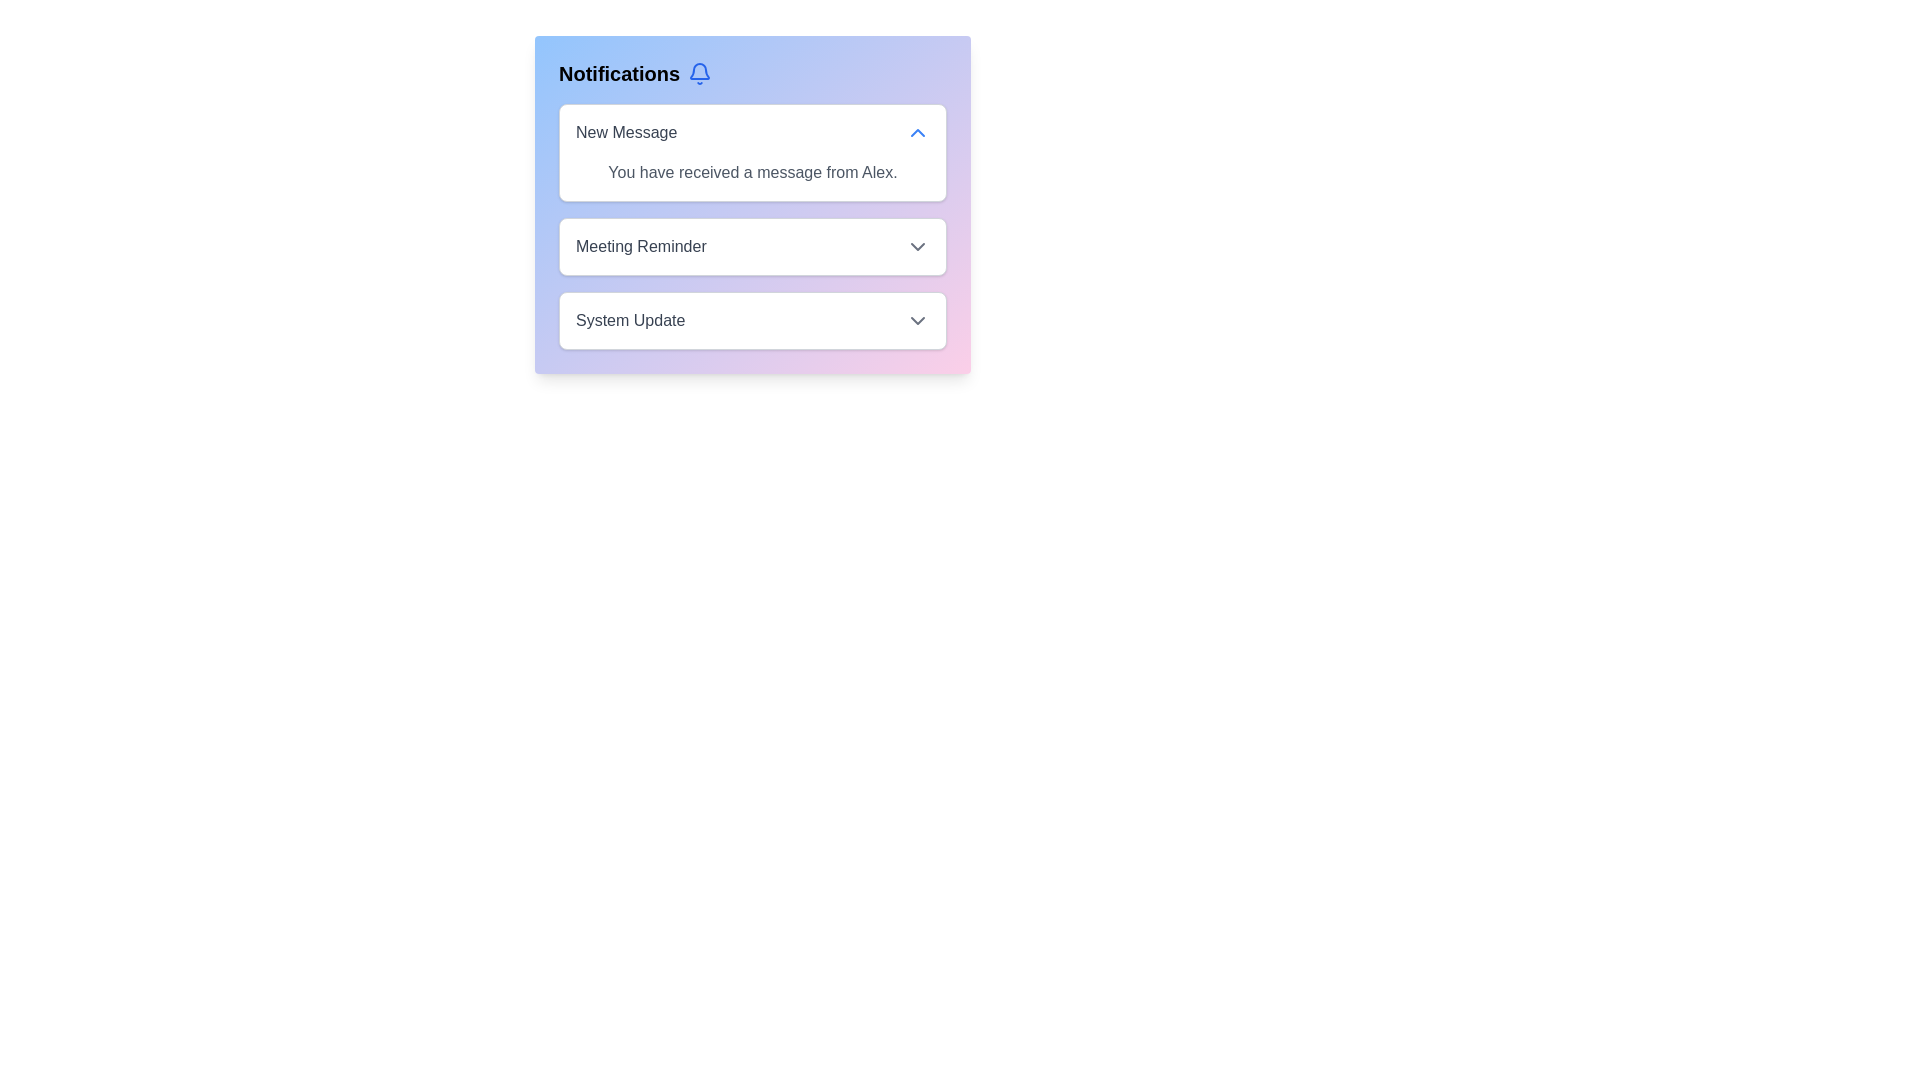 This screenshot has width=1920, height=1080. What do you see at coordinates (916, 319) in the screenshot?
I see `the chevron-down icon located at the rightmost position of the 'System Update' item` at bounding box center [916, 319].